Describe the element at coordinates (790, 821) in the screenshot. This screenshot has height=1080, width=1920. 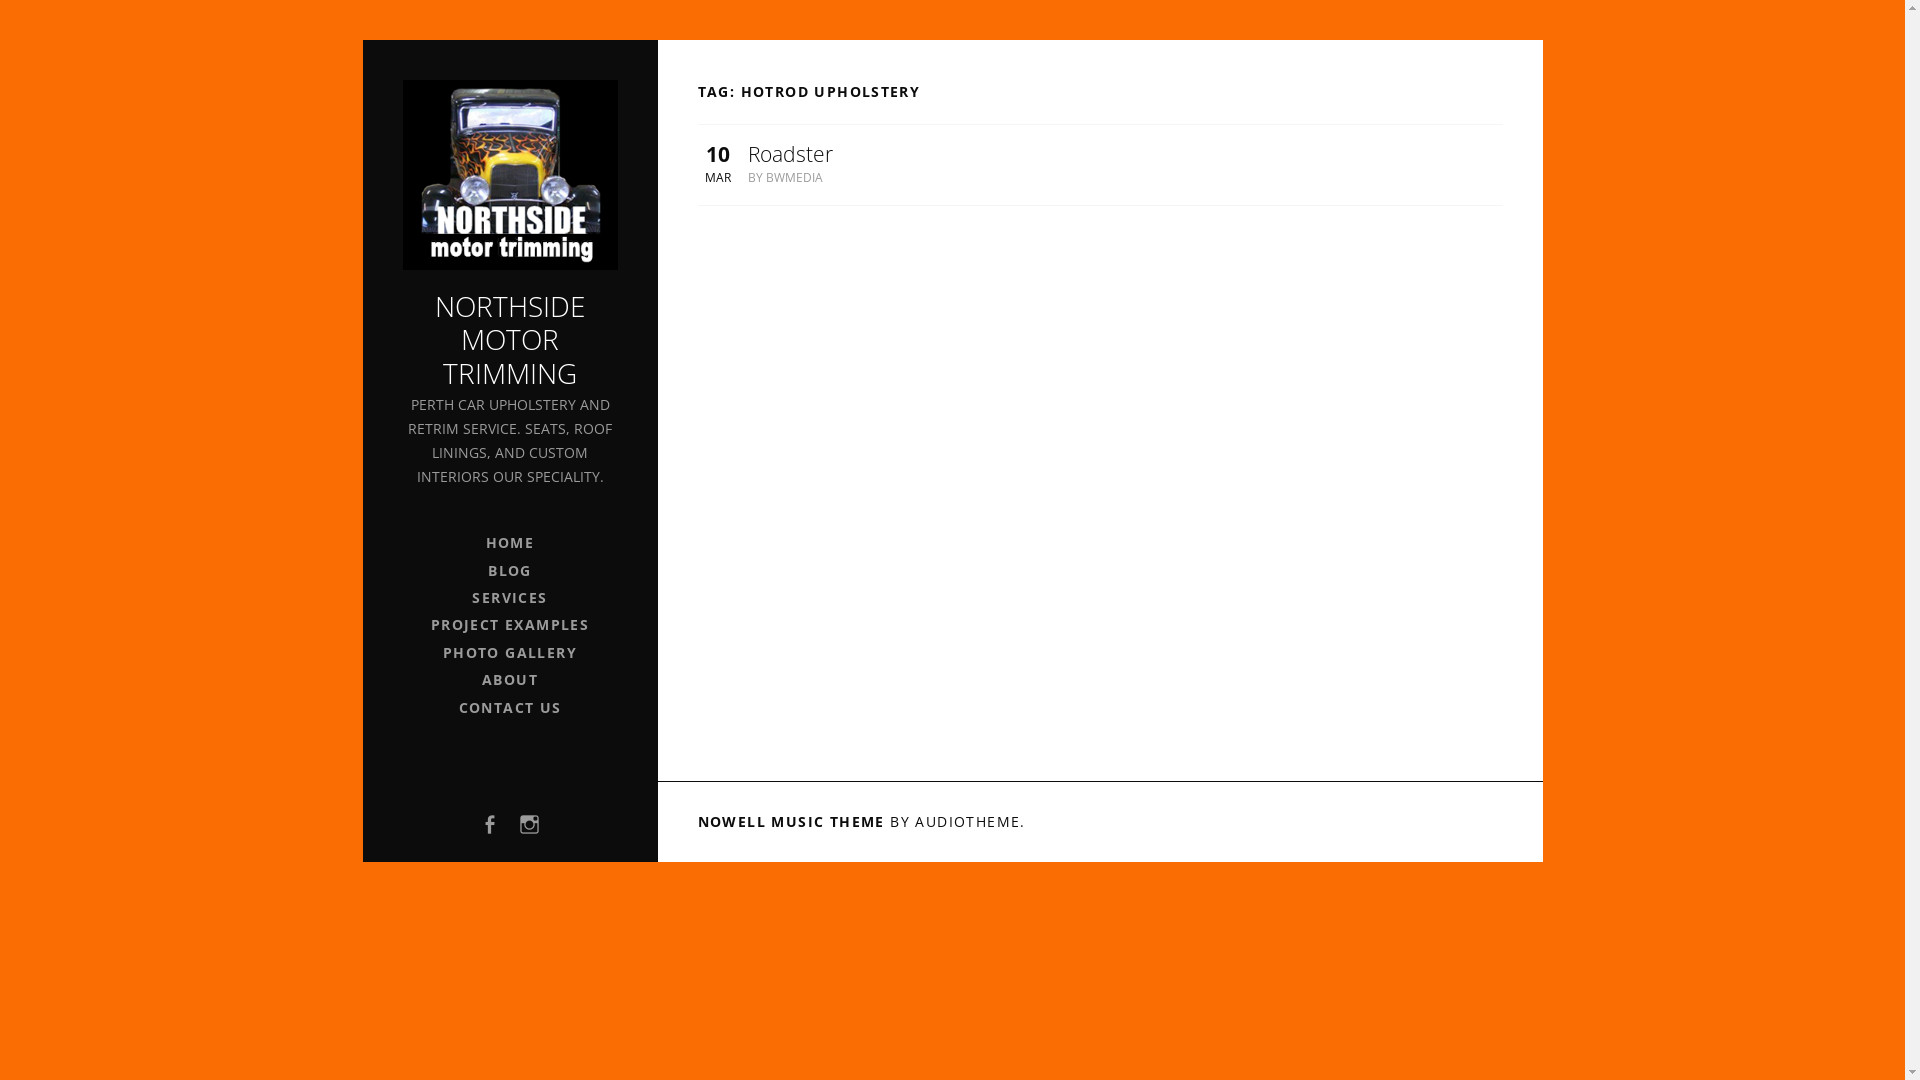
I see `'NOWELL MUSIC THEME'` at that location.